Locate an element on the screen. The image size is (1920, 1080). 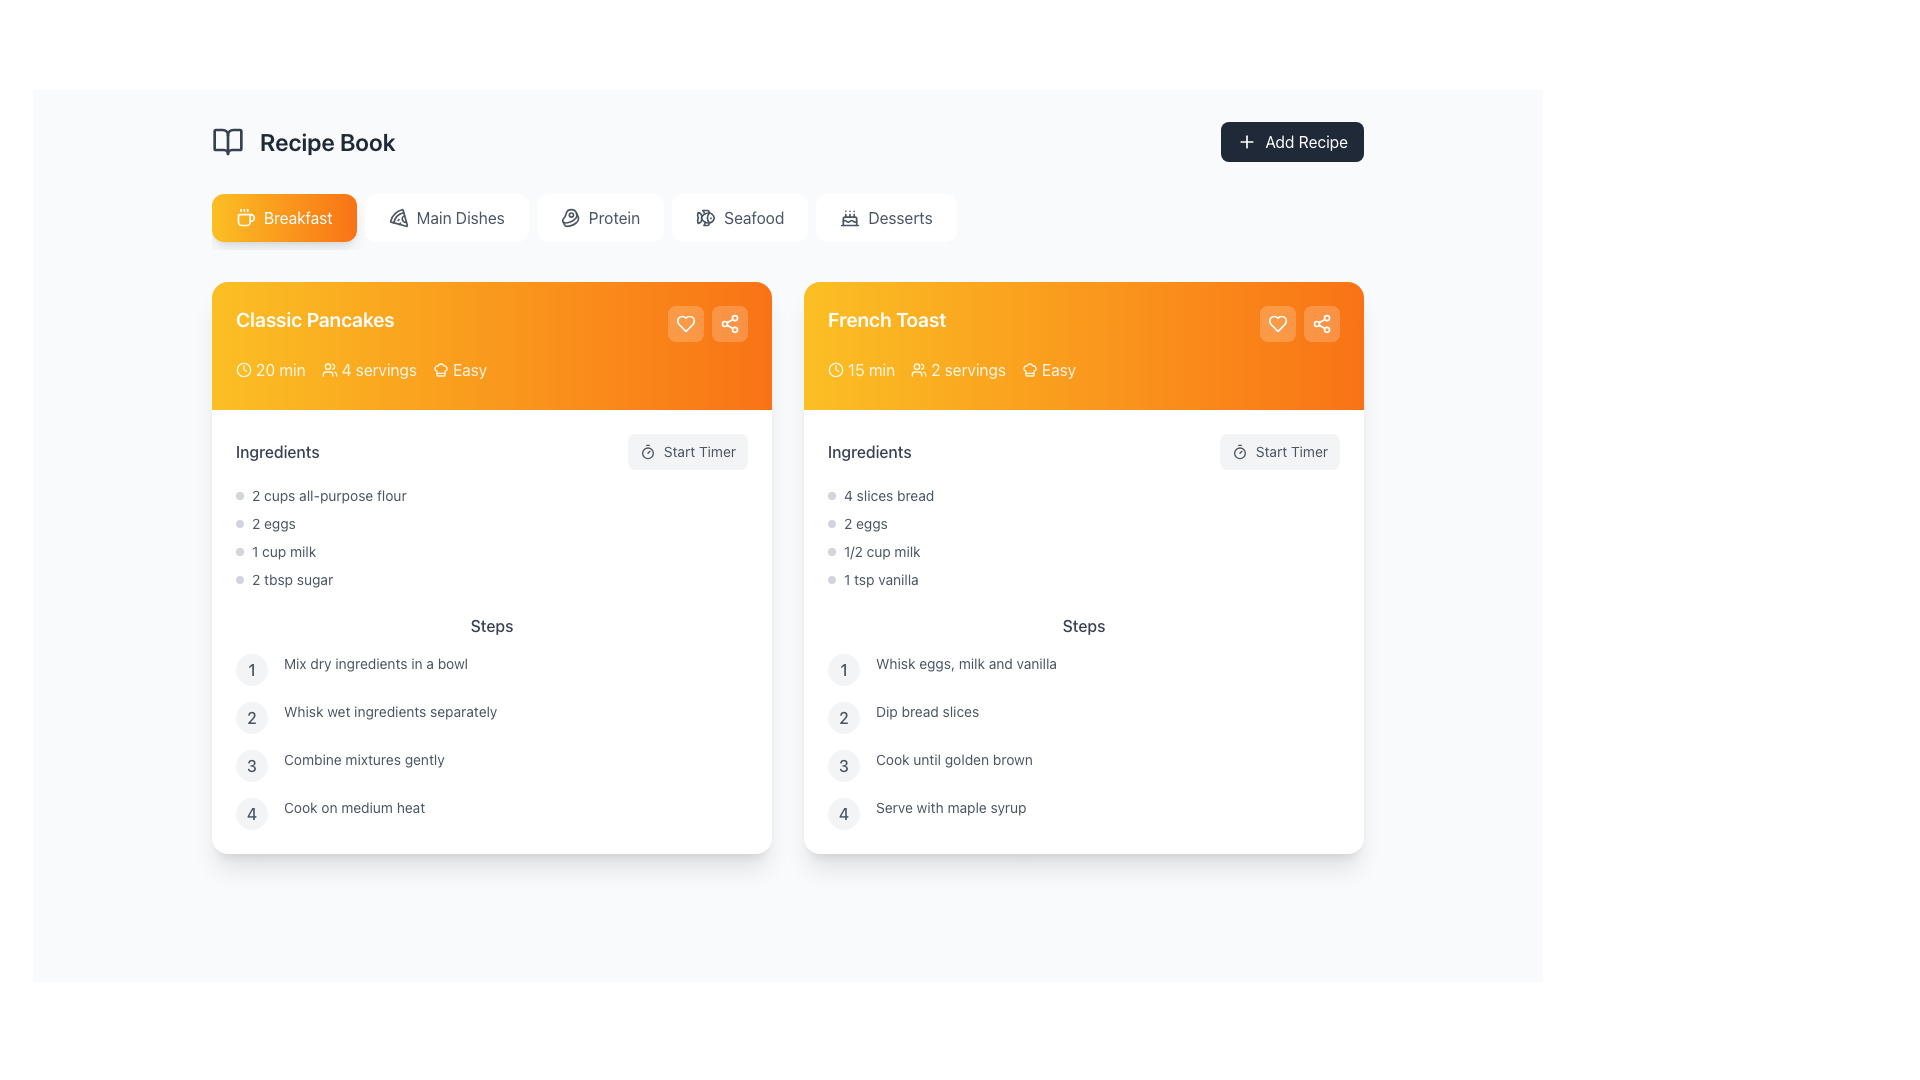
the heart-shaped icon button with a red border, located in the upper right section of the 'Classic Pancakes' card is located at coordinates (686, 323).